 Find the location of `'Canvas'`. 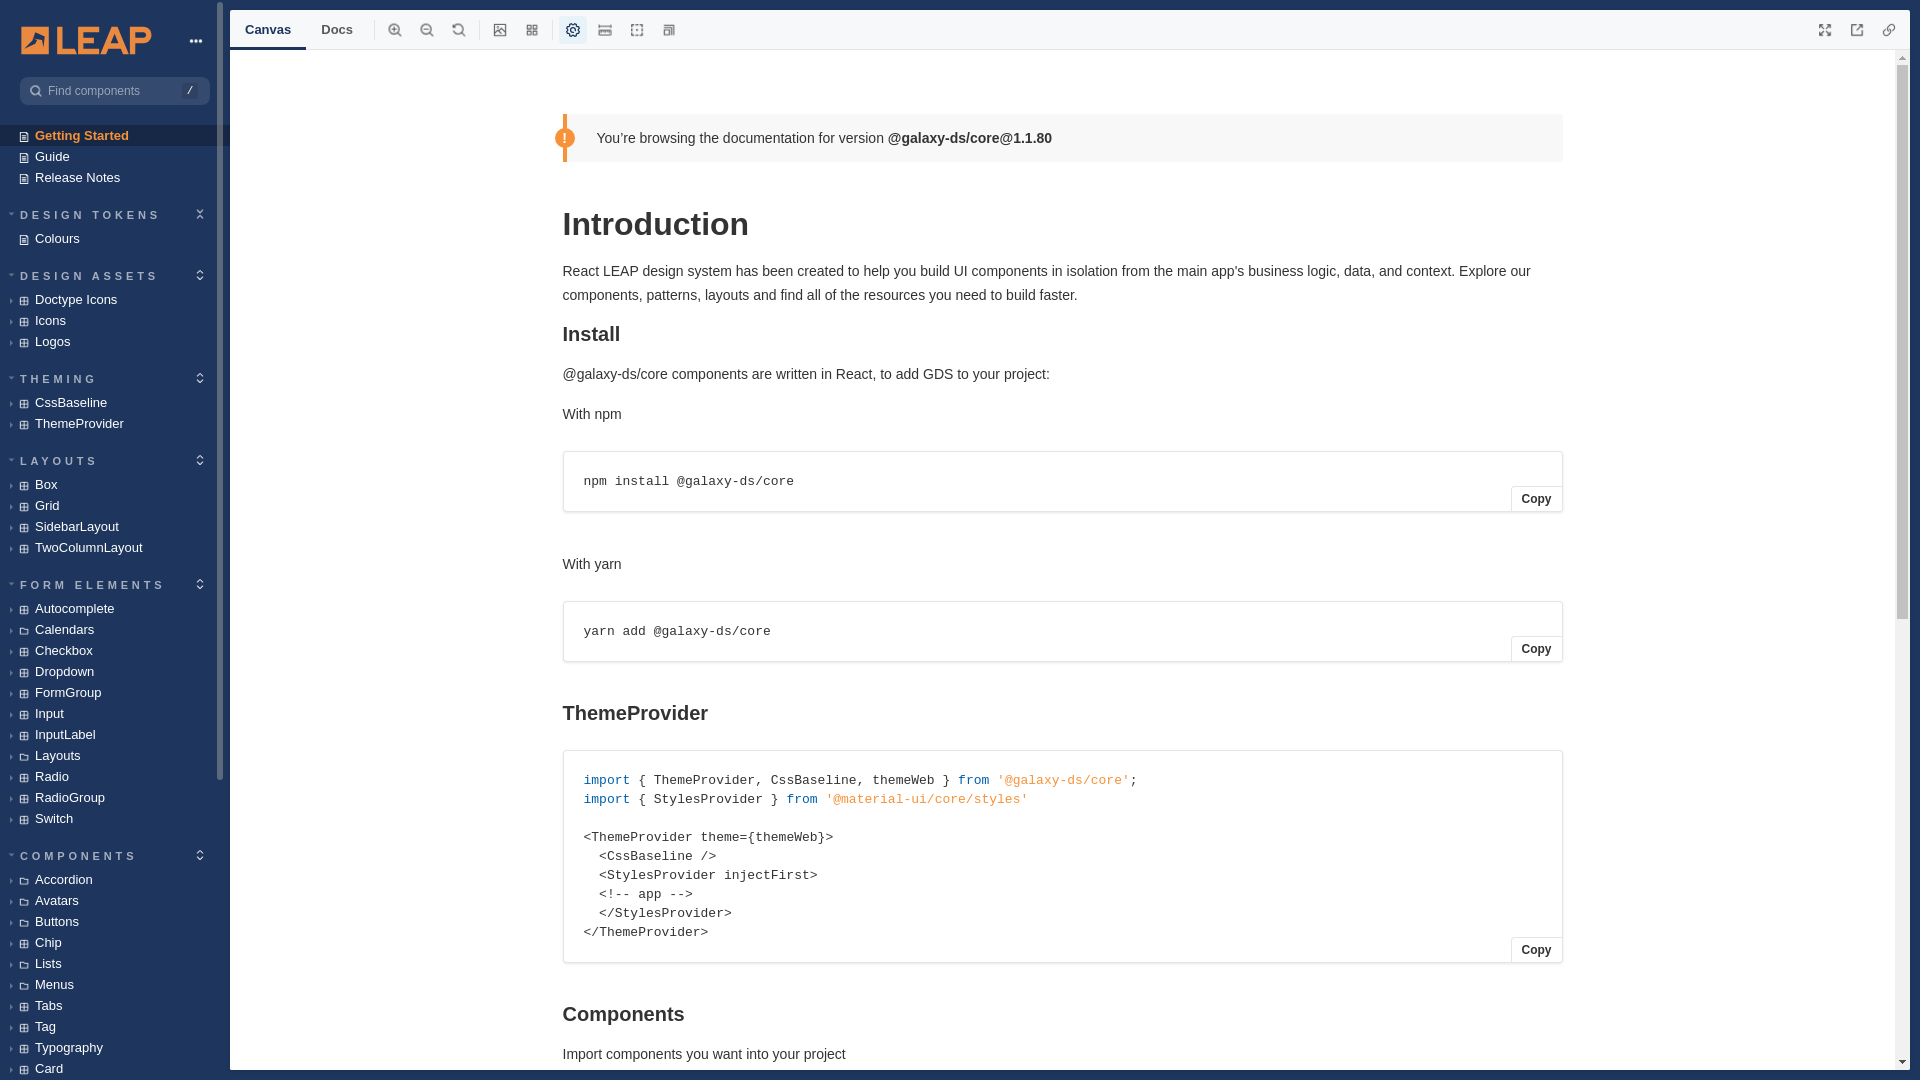

'Canvas' is located at coordinates (267, 30).